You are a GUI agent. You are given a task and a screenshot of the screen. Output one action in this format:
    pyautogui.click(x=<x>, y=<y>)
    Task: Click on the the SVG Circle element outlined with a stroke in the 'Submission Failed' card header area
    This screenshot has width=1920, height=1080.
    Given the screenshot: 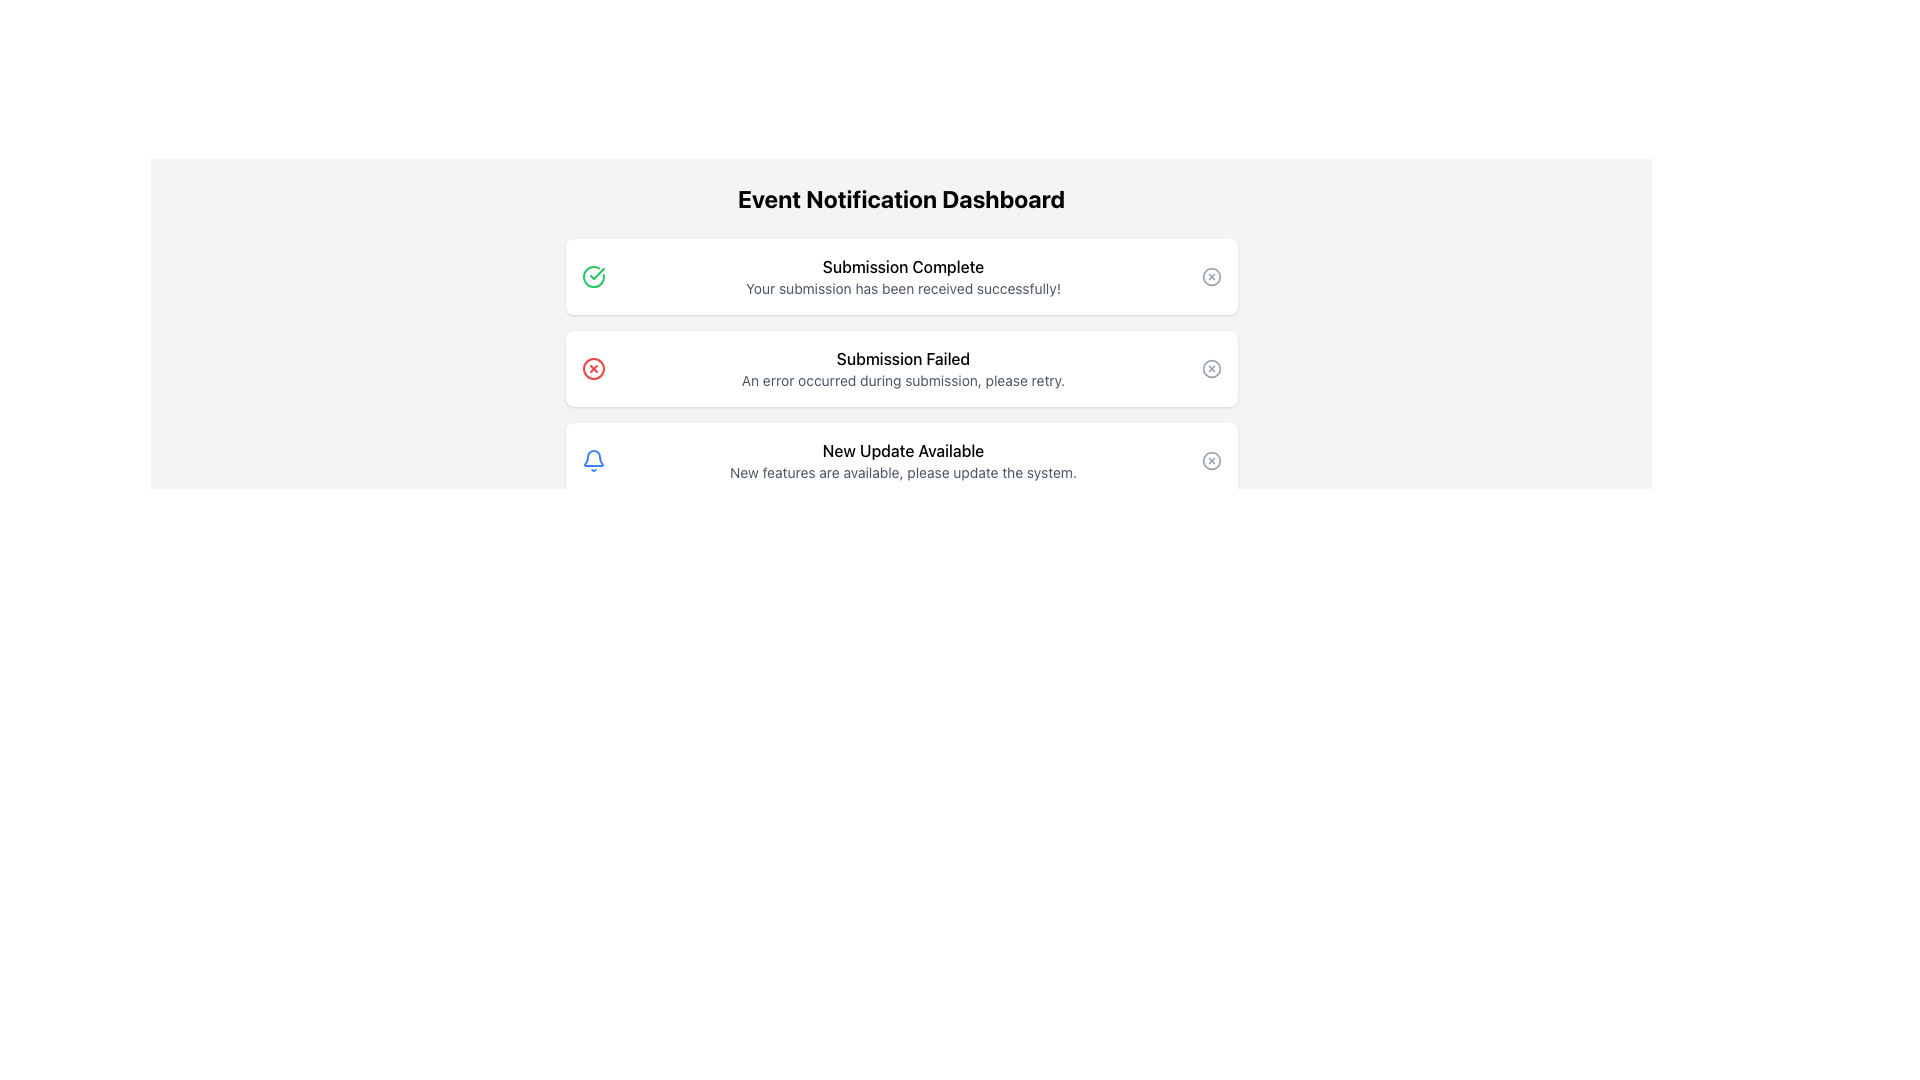 What is the action you would take?
    pyautogui.click(x=1210, y=369)
    